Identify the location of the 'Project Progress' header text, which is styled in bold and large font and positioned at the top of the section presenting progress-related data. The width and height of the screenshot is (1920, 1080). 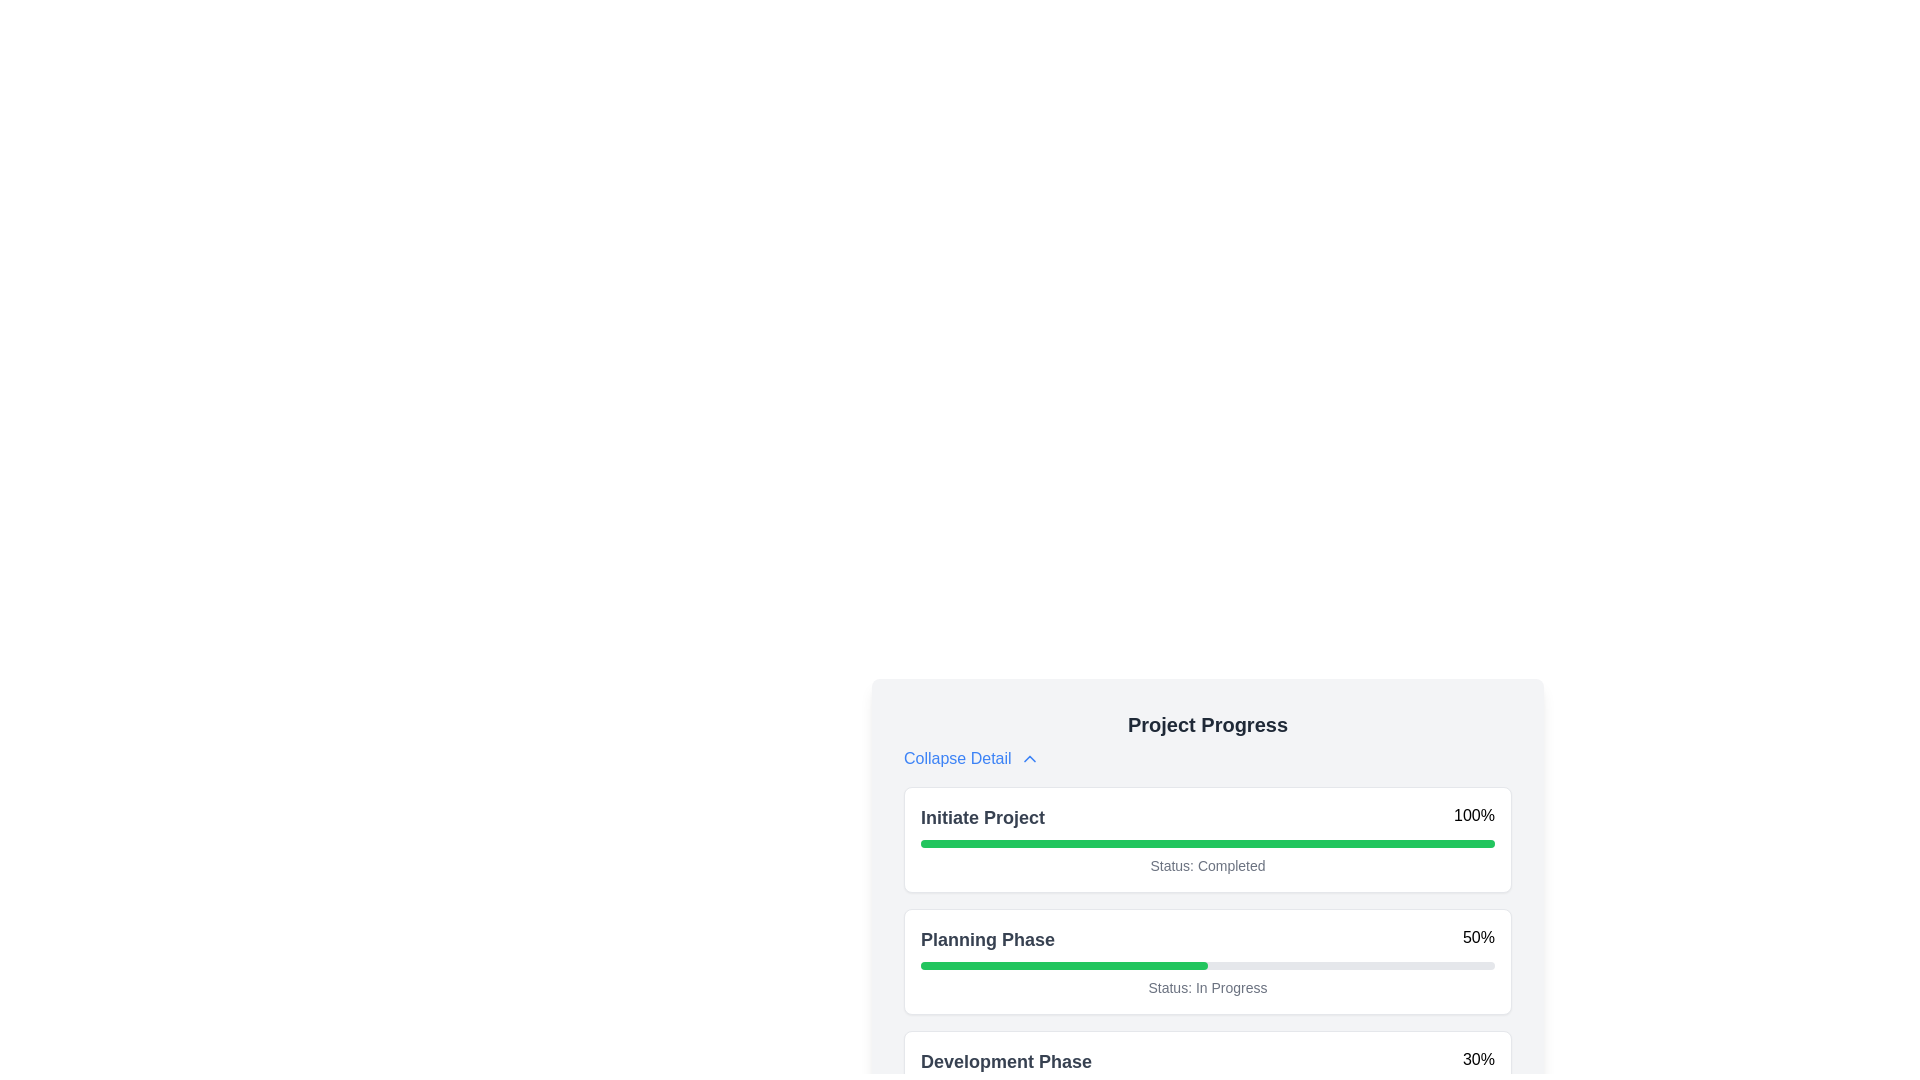
(1207, 725).